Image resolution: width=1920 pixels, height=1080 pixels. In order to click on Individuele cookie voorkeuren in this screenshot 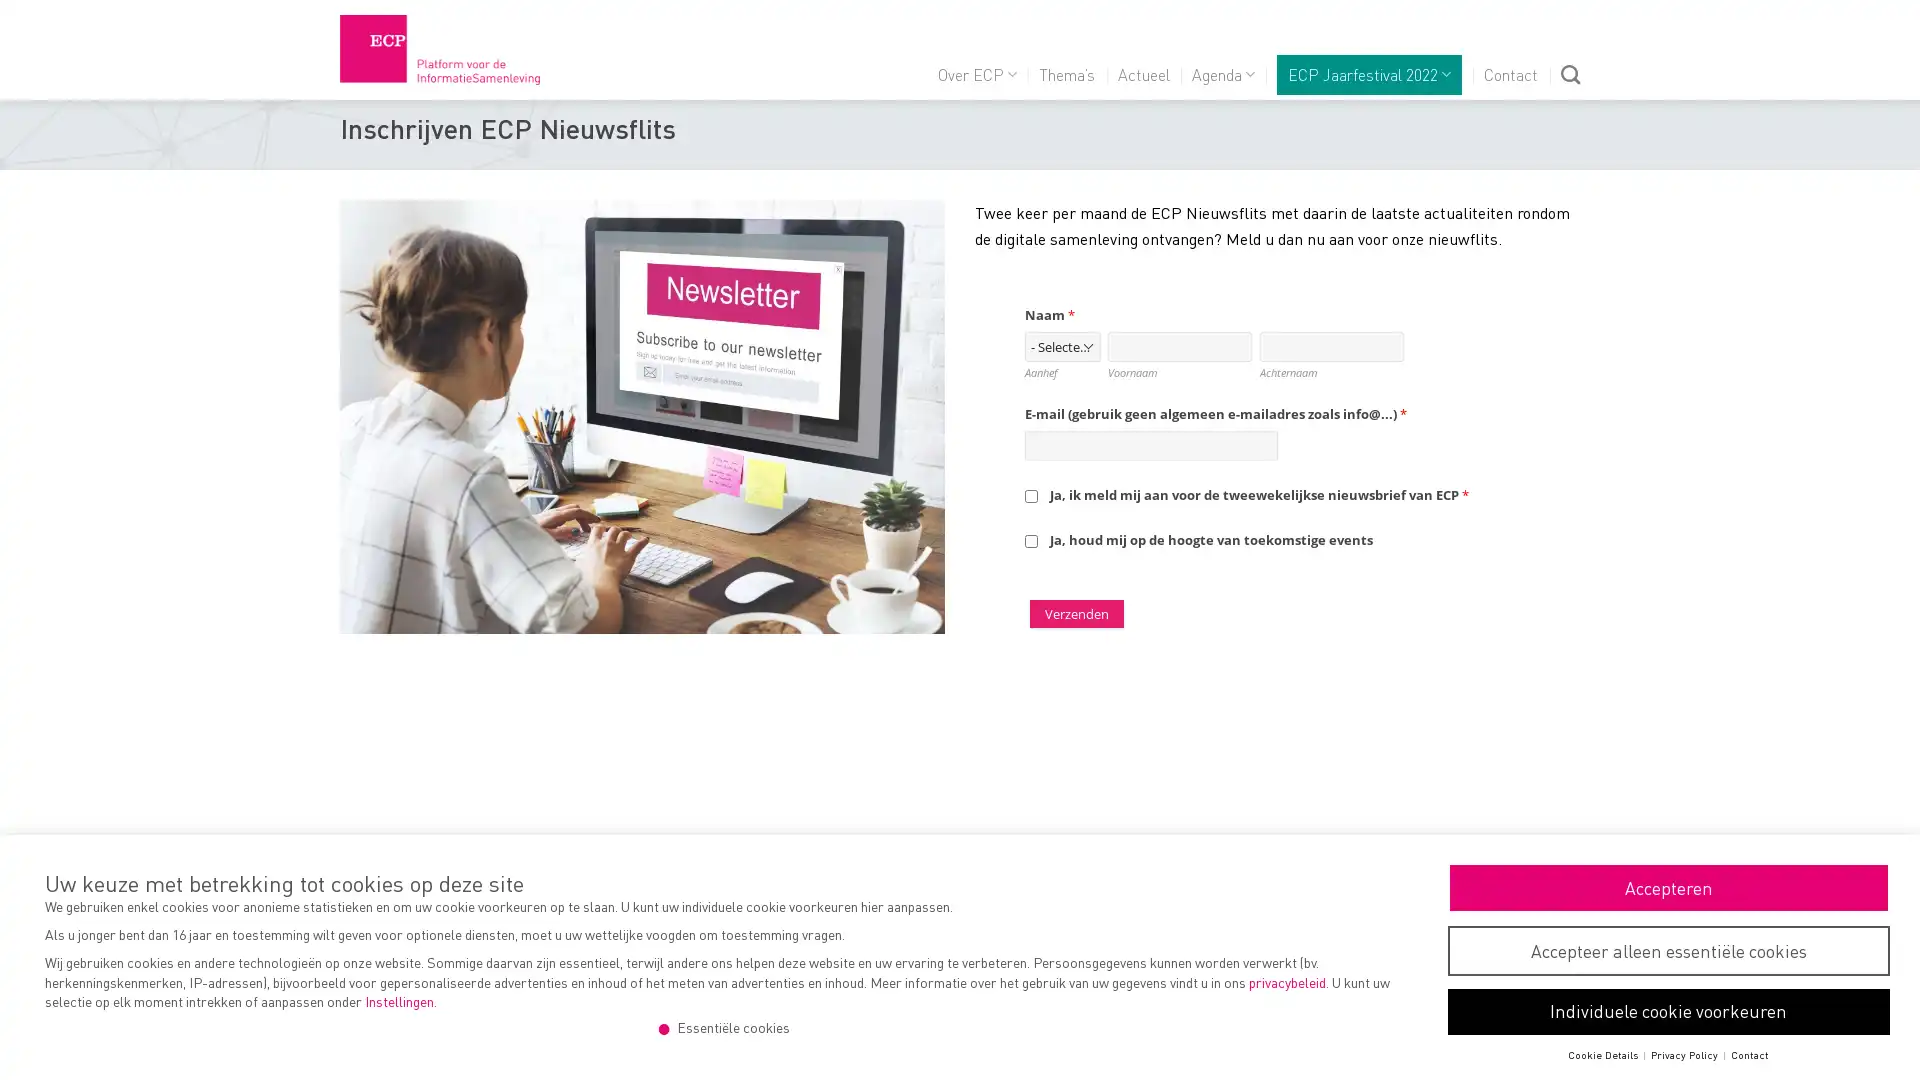, I will do `click(1668, 1011)`.